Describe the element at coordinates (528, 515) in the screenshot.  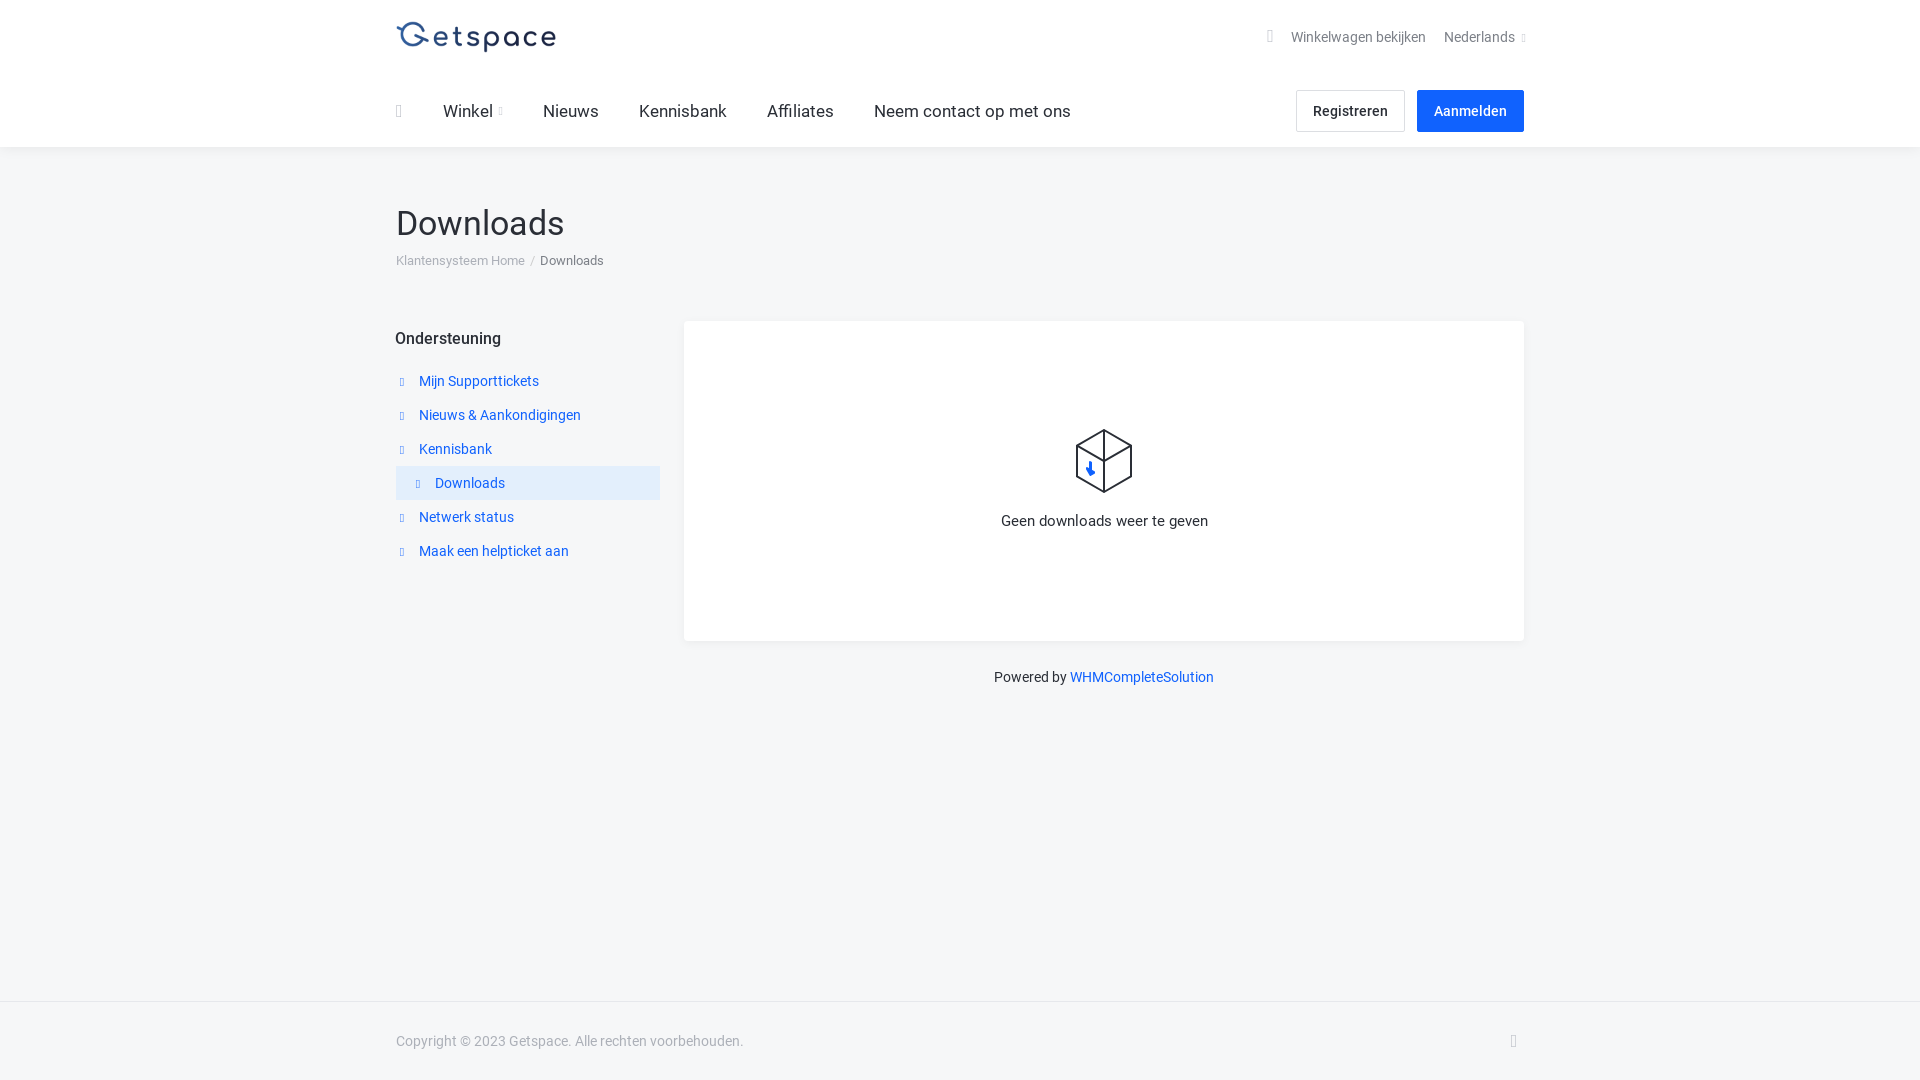
I see `'Netwerk status'` at that location.